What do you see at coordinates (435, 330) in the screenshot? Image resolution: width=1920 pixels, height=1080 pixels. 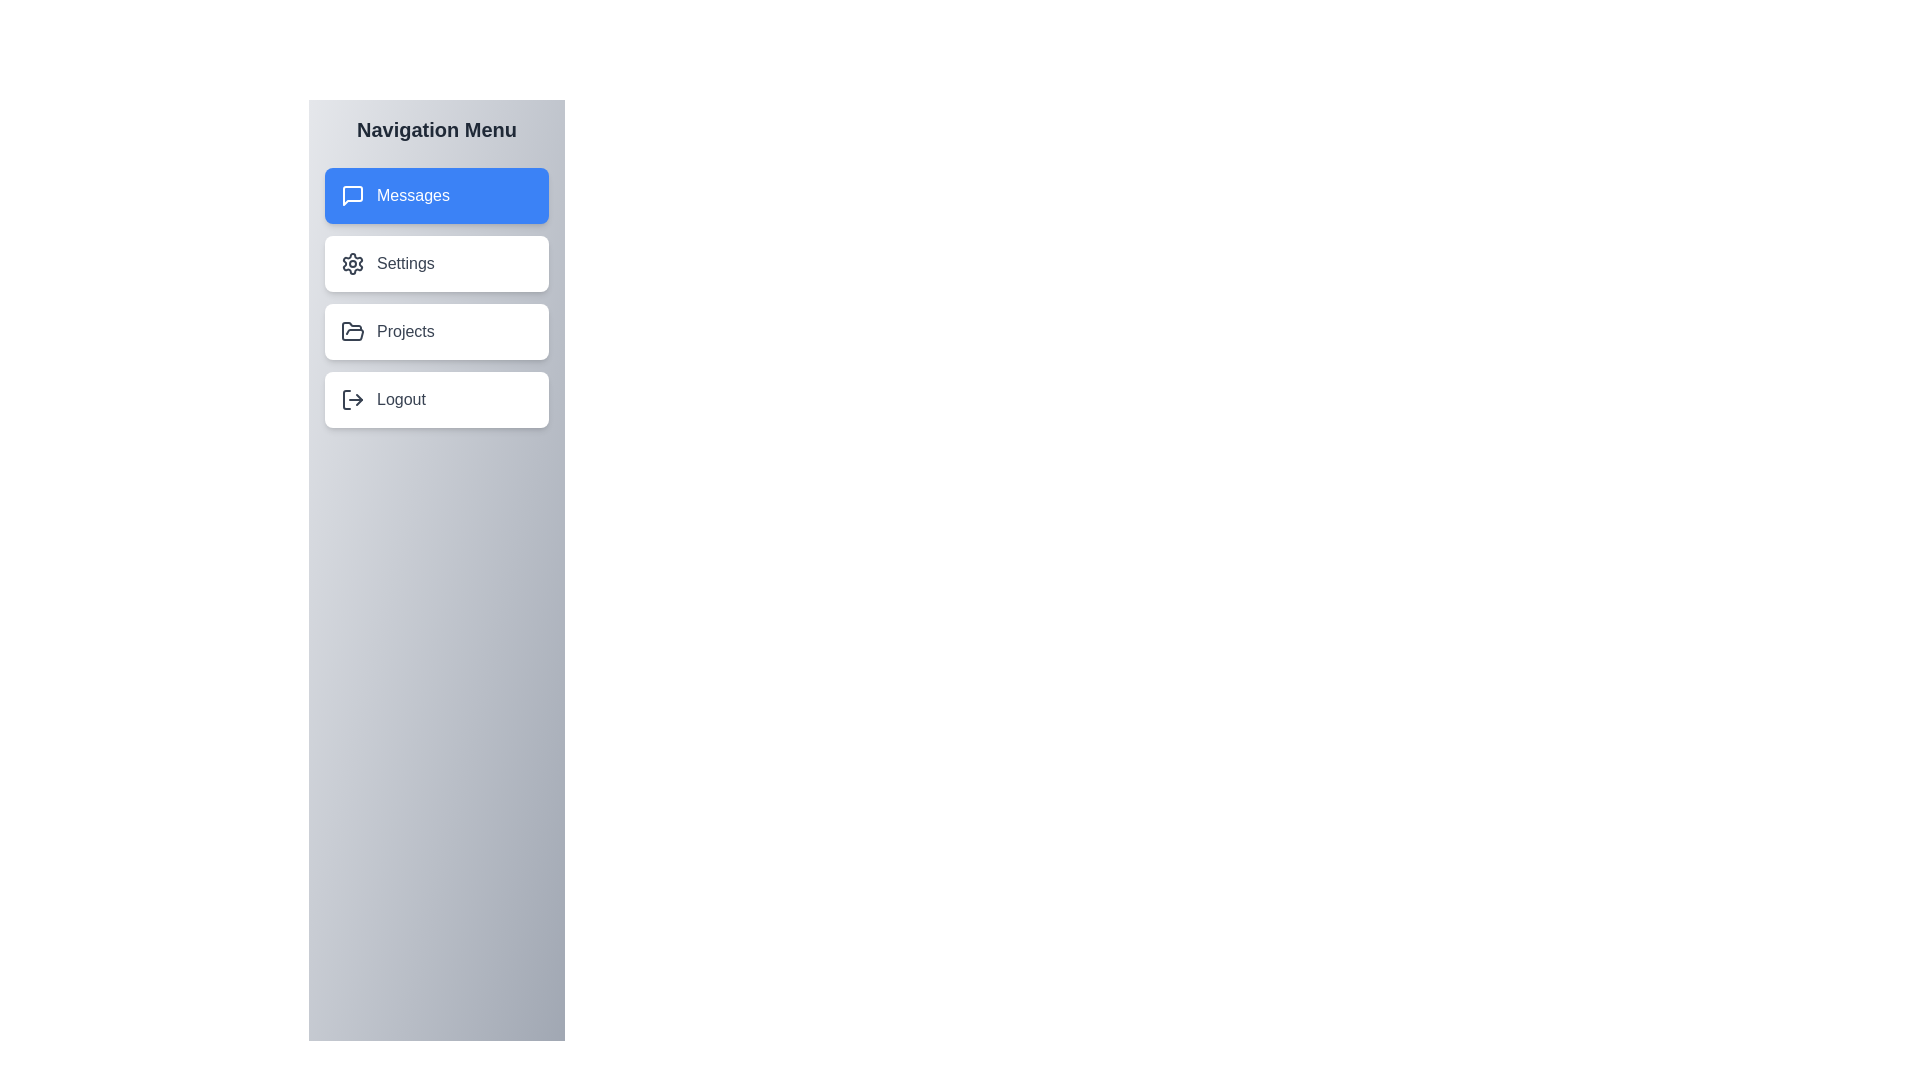 I see `the menu item Projects to navigate` at bounding box center [435, 330].